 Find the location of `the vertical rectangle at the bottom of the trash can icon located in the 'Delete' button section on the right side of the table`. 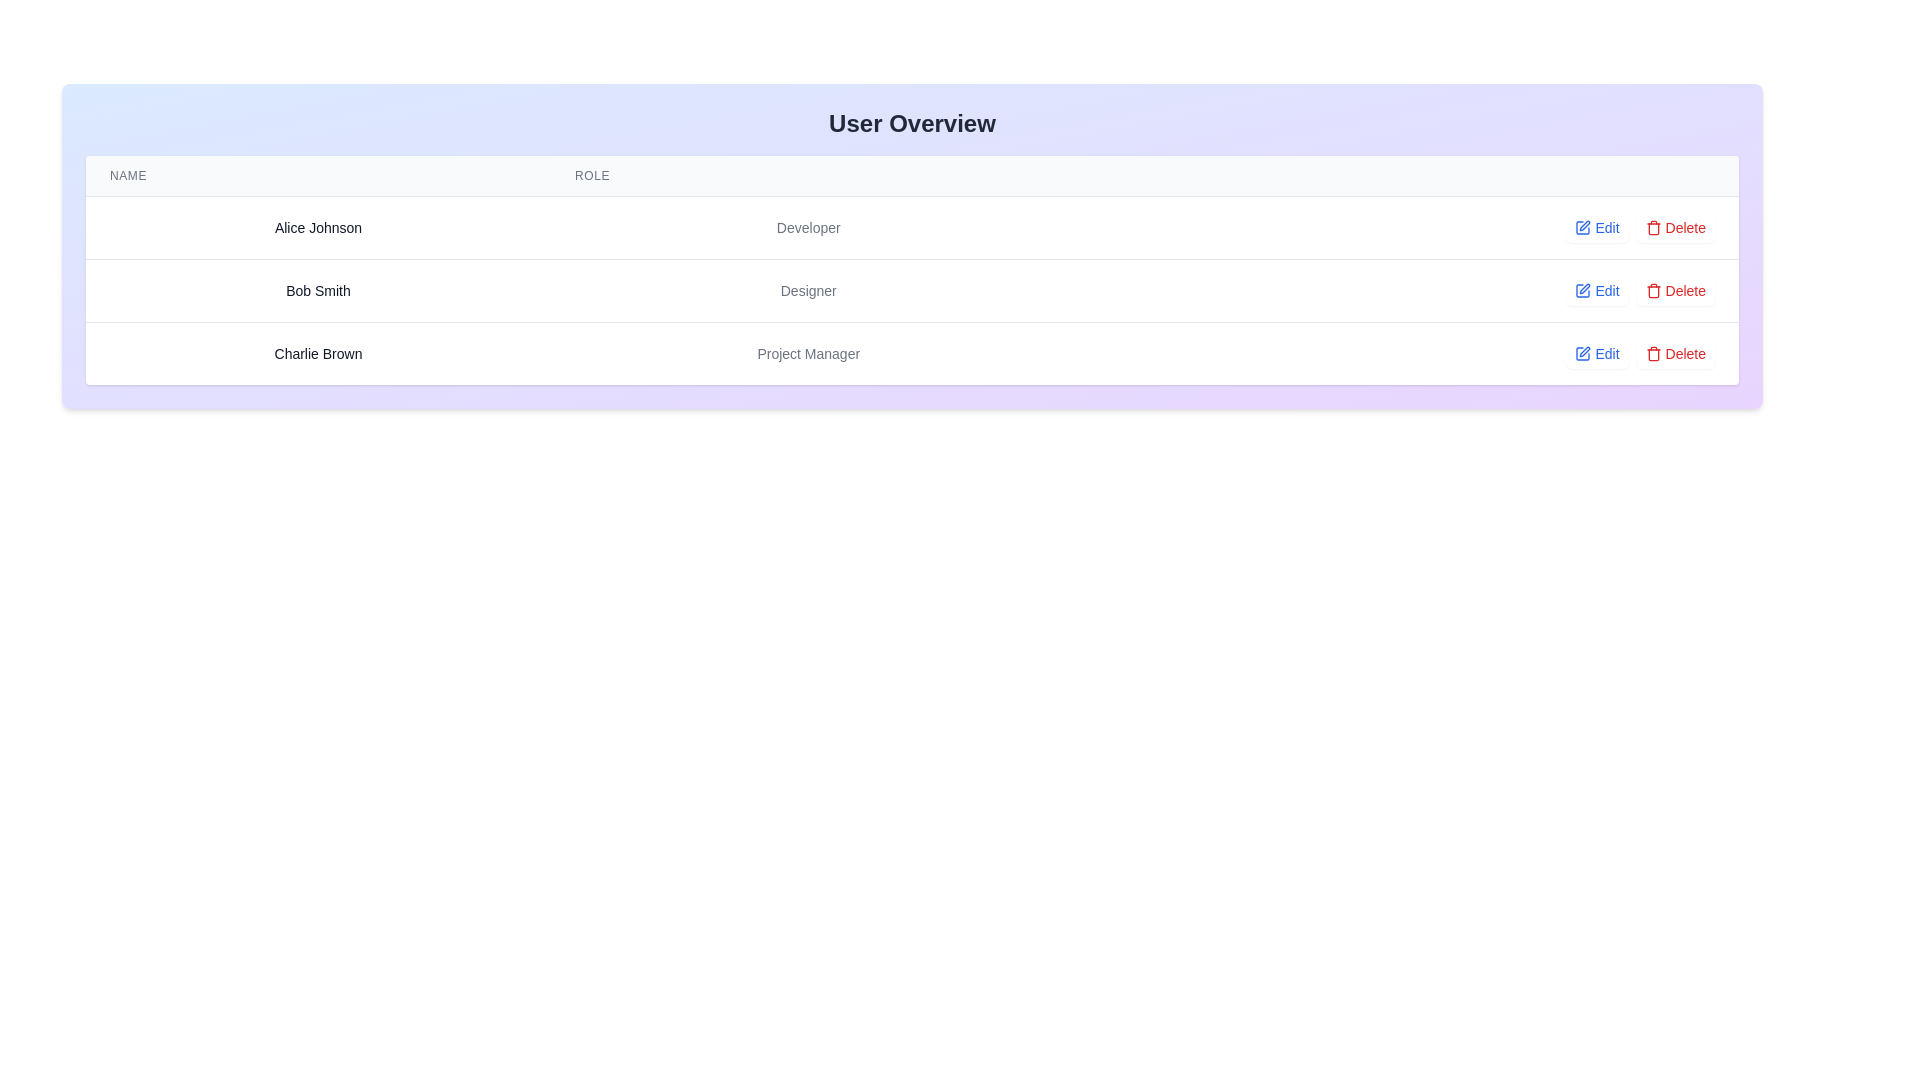

the vertical rectangle at the bottom of the trash can icon located in the 'Delete' button section on the right side of the table is located at coordinates (1653, 354).